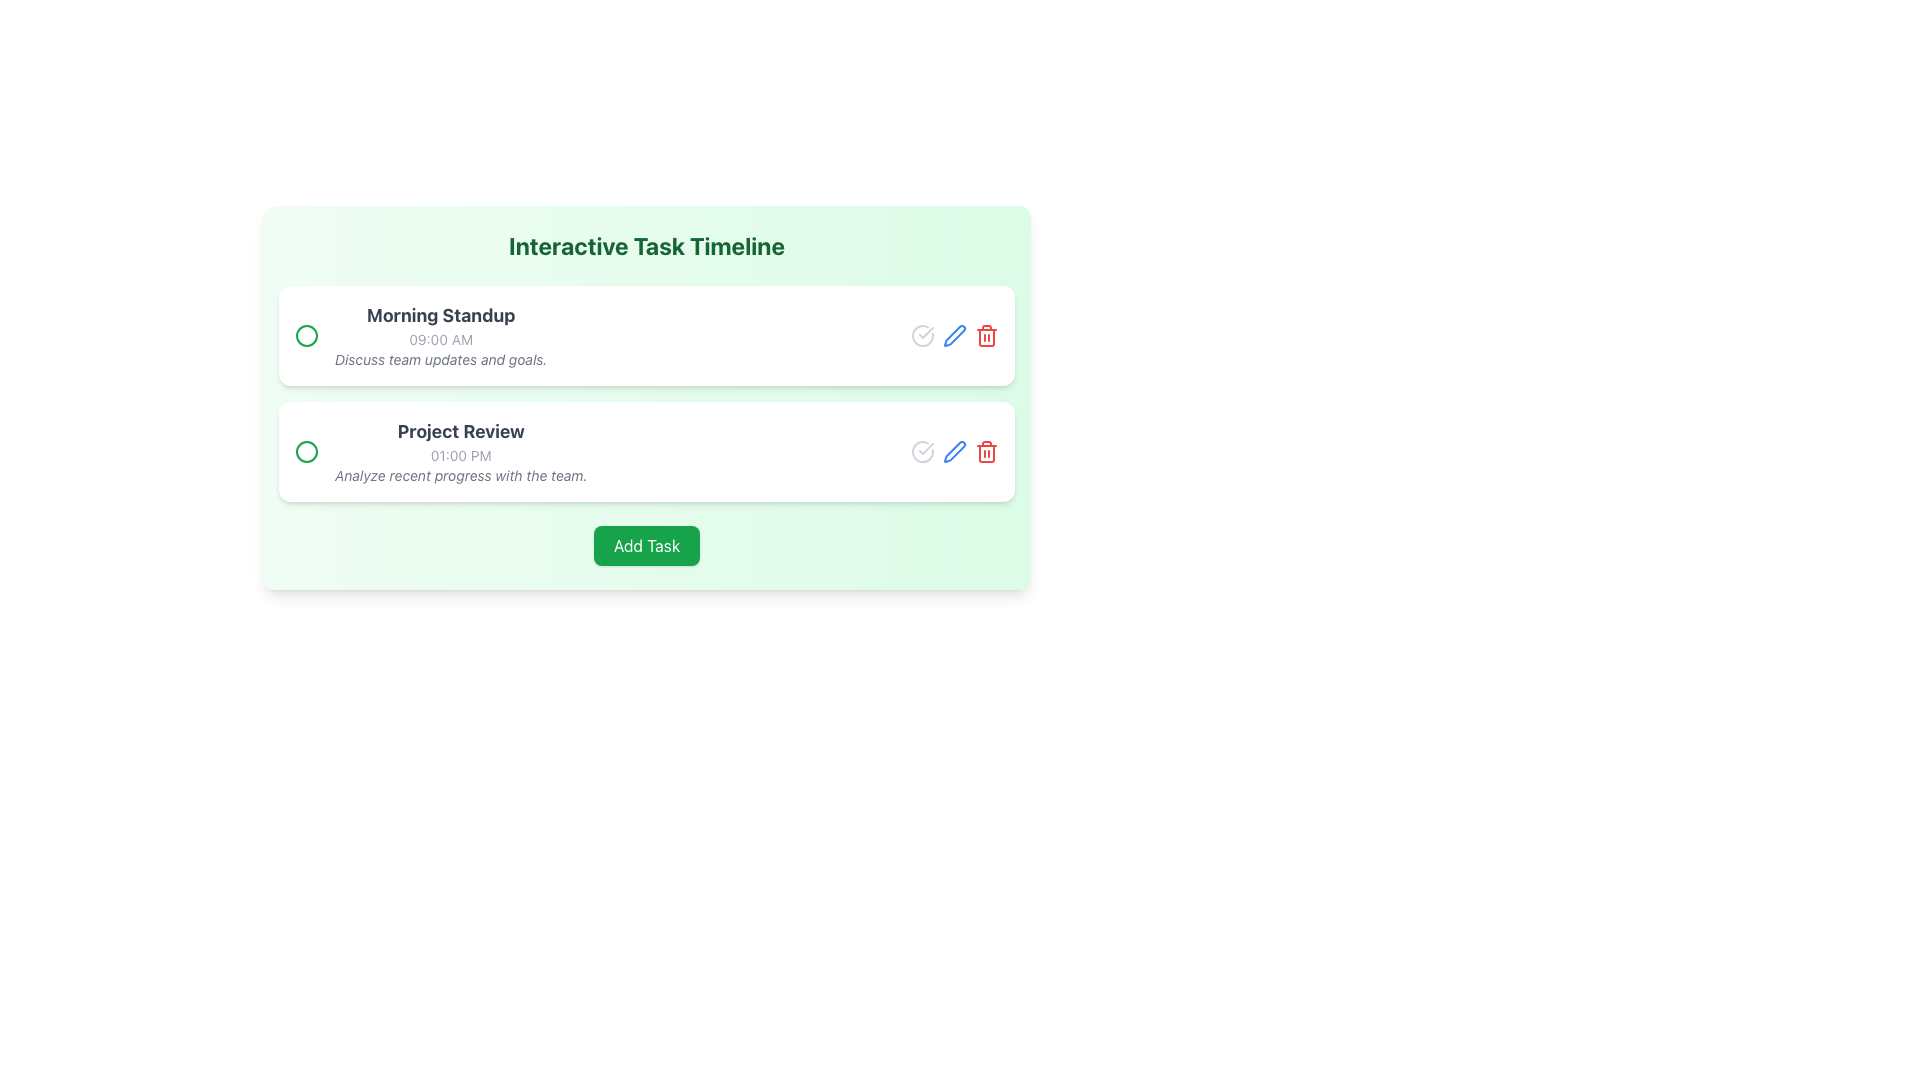 The height and width of the screenshot is (1080, 1920). Describe the element at coordinates (460, 455) in the screenshot. I see `the text element that indicates the time associated with the 'Project Review' task, positioned between the title and description in the task list under 'Interactive Task Timeline'` at that location.